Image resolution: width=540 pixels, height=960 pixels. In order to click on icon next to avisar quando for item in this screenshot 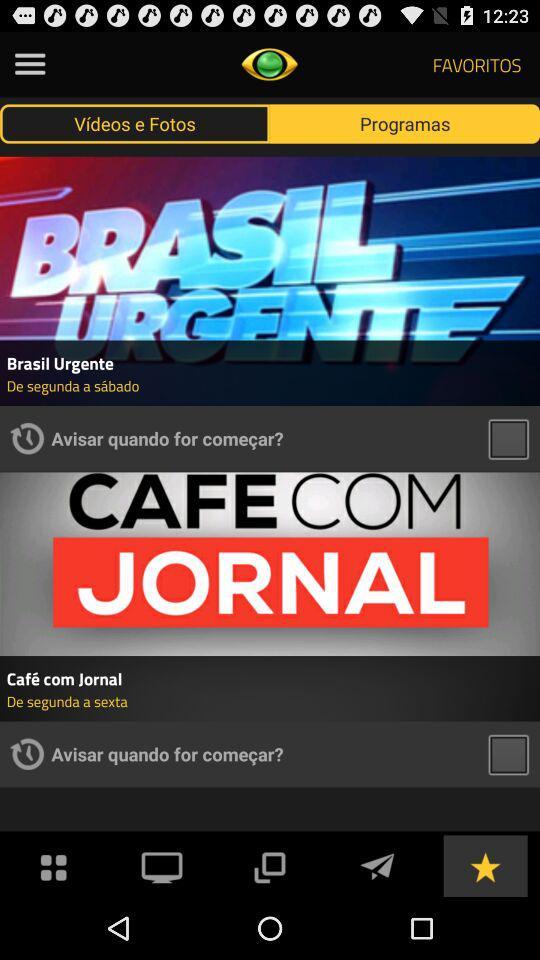, I will do `click(26, 438)`.